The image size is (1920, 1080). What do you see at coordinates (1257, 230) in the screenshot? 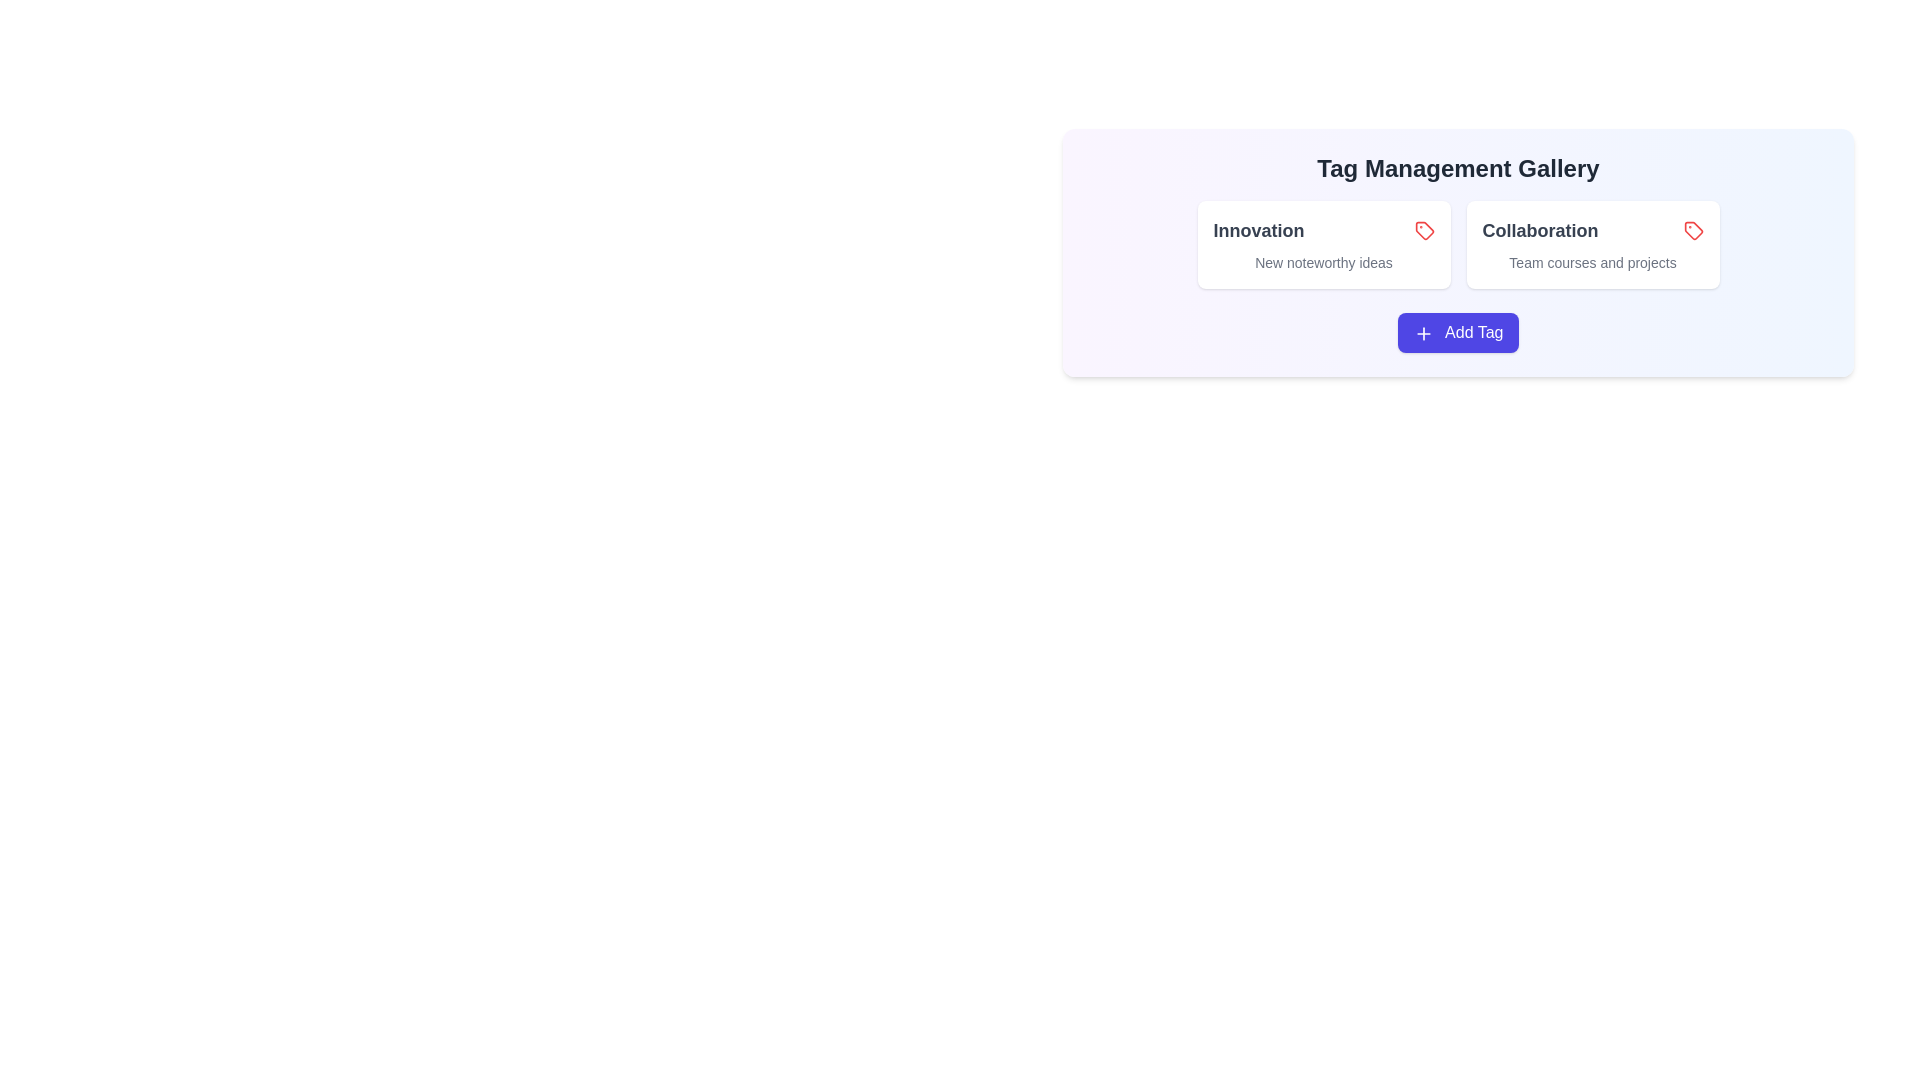
I see `the text label displaying the word 'Innovation', which is in a medium-large bold serif font and located at the top-left of a card layout's item group` at bounding box center [1257, 230].